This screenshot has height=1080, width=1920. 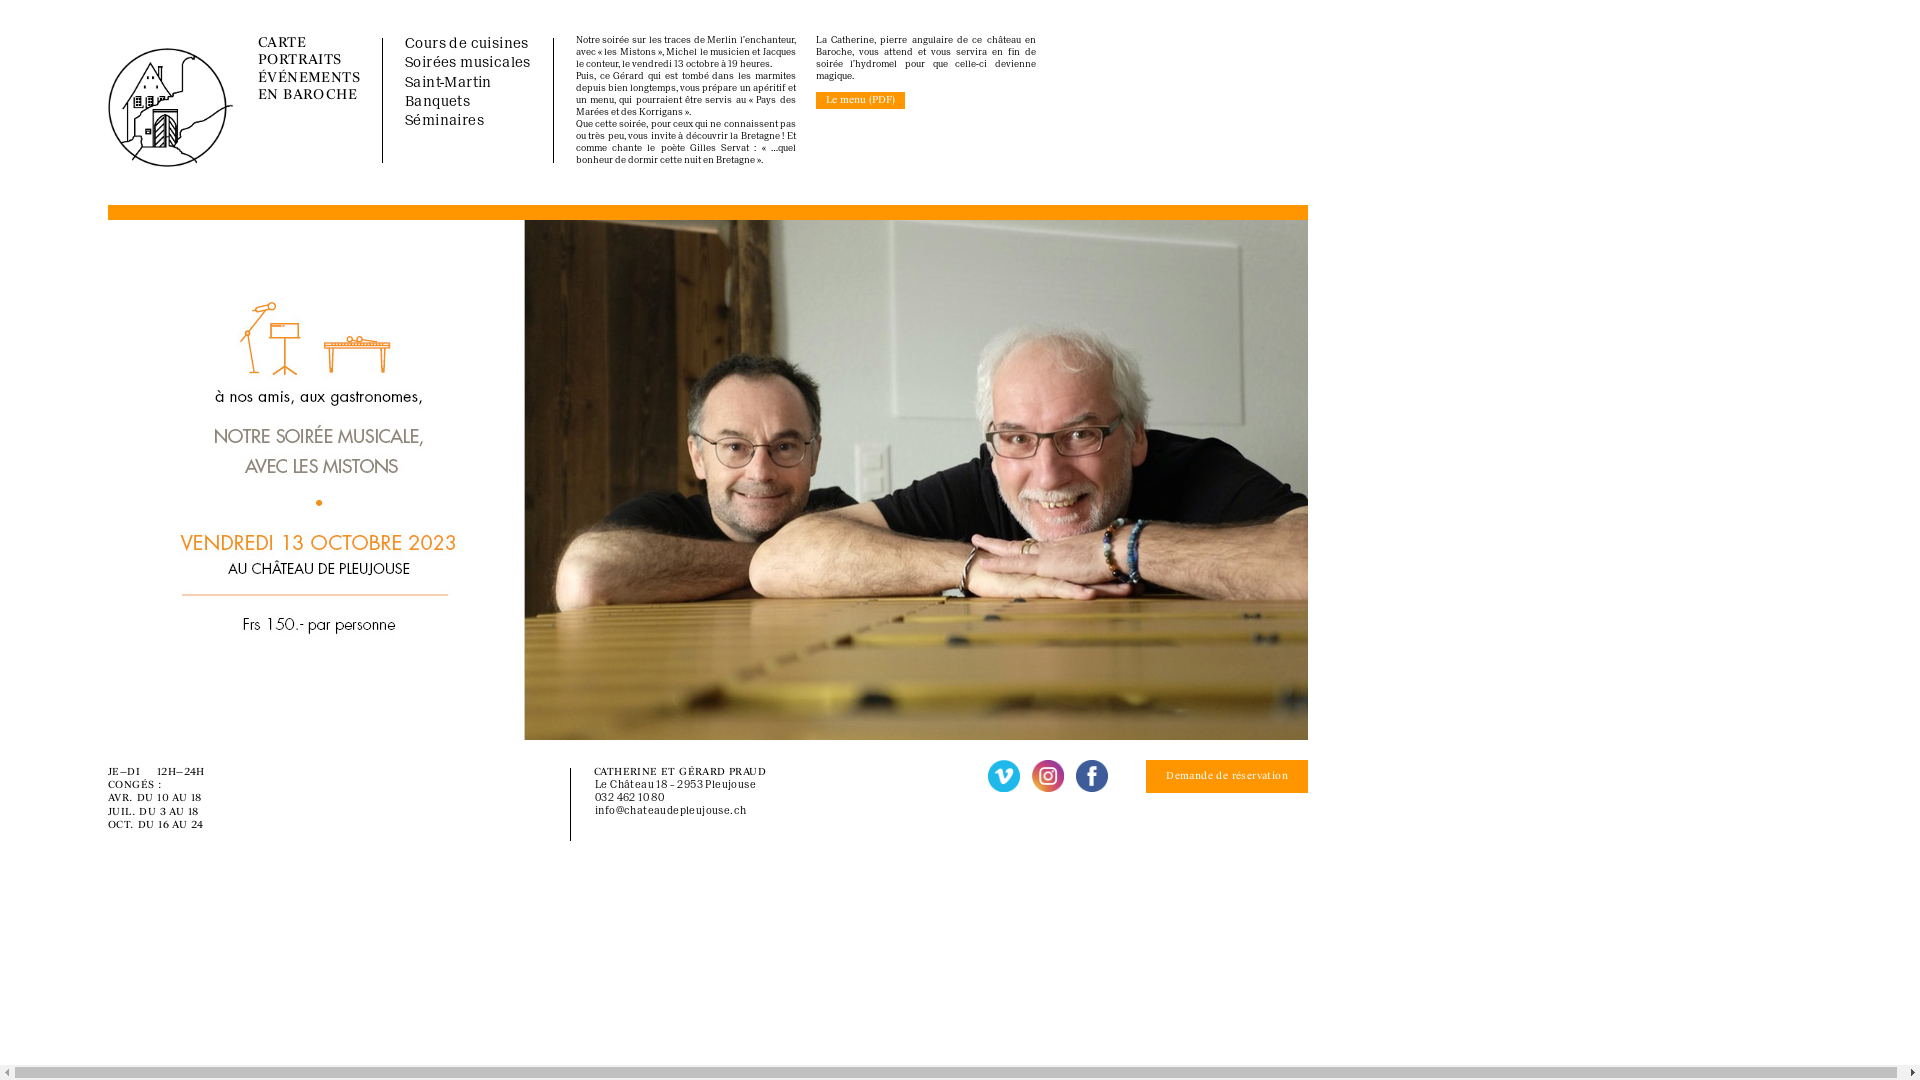 I want to click on 'Le menu (PDF)', so click(x=860, y=100).